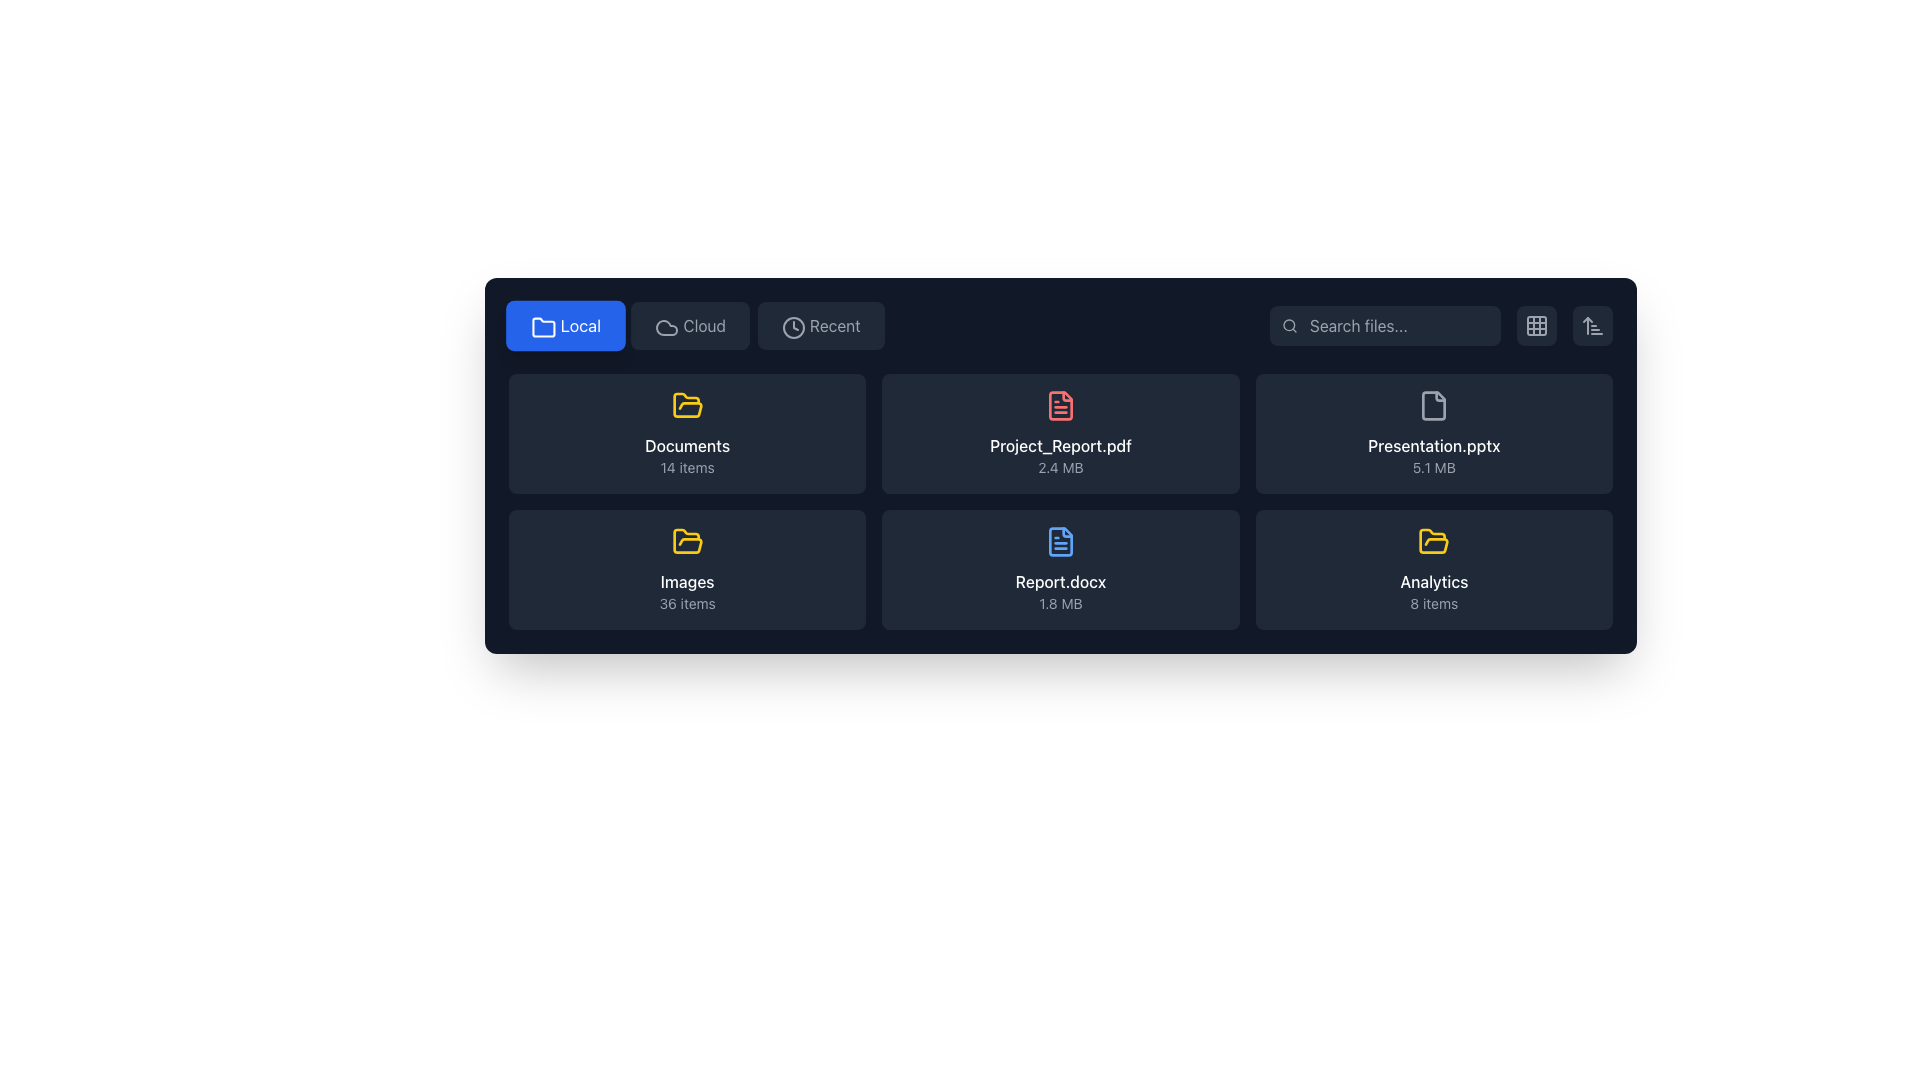 Image resolution: width=1920 pixels, height=1080 pixels. What do you see at coordinates (687, 570) in the screenshot?
I see `the 'Images' folder, which is an interactive folder representation located in the second row, first column of the grid layout` at bounding box center [687, 570].